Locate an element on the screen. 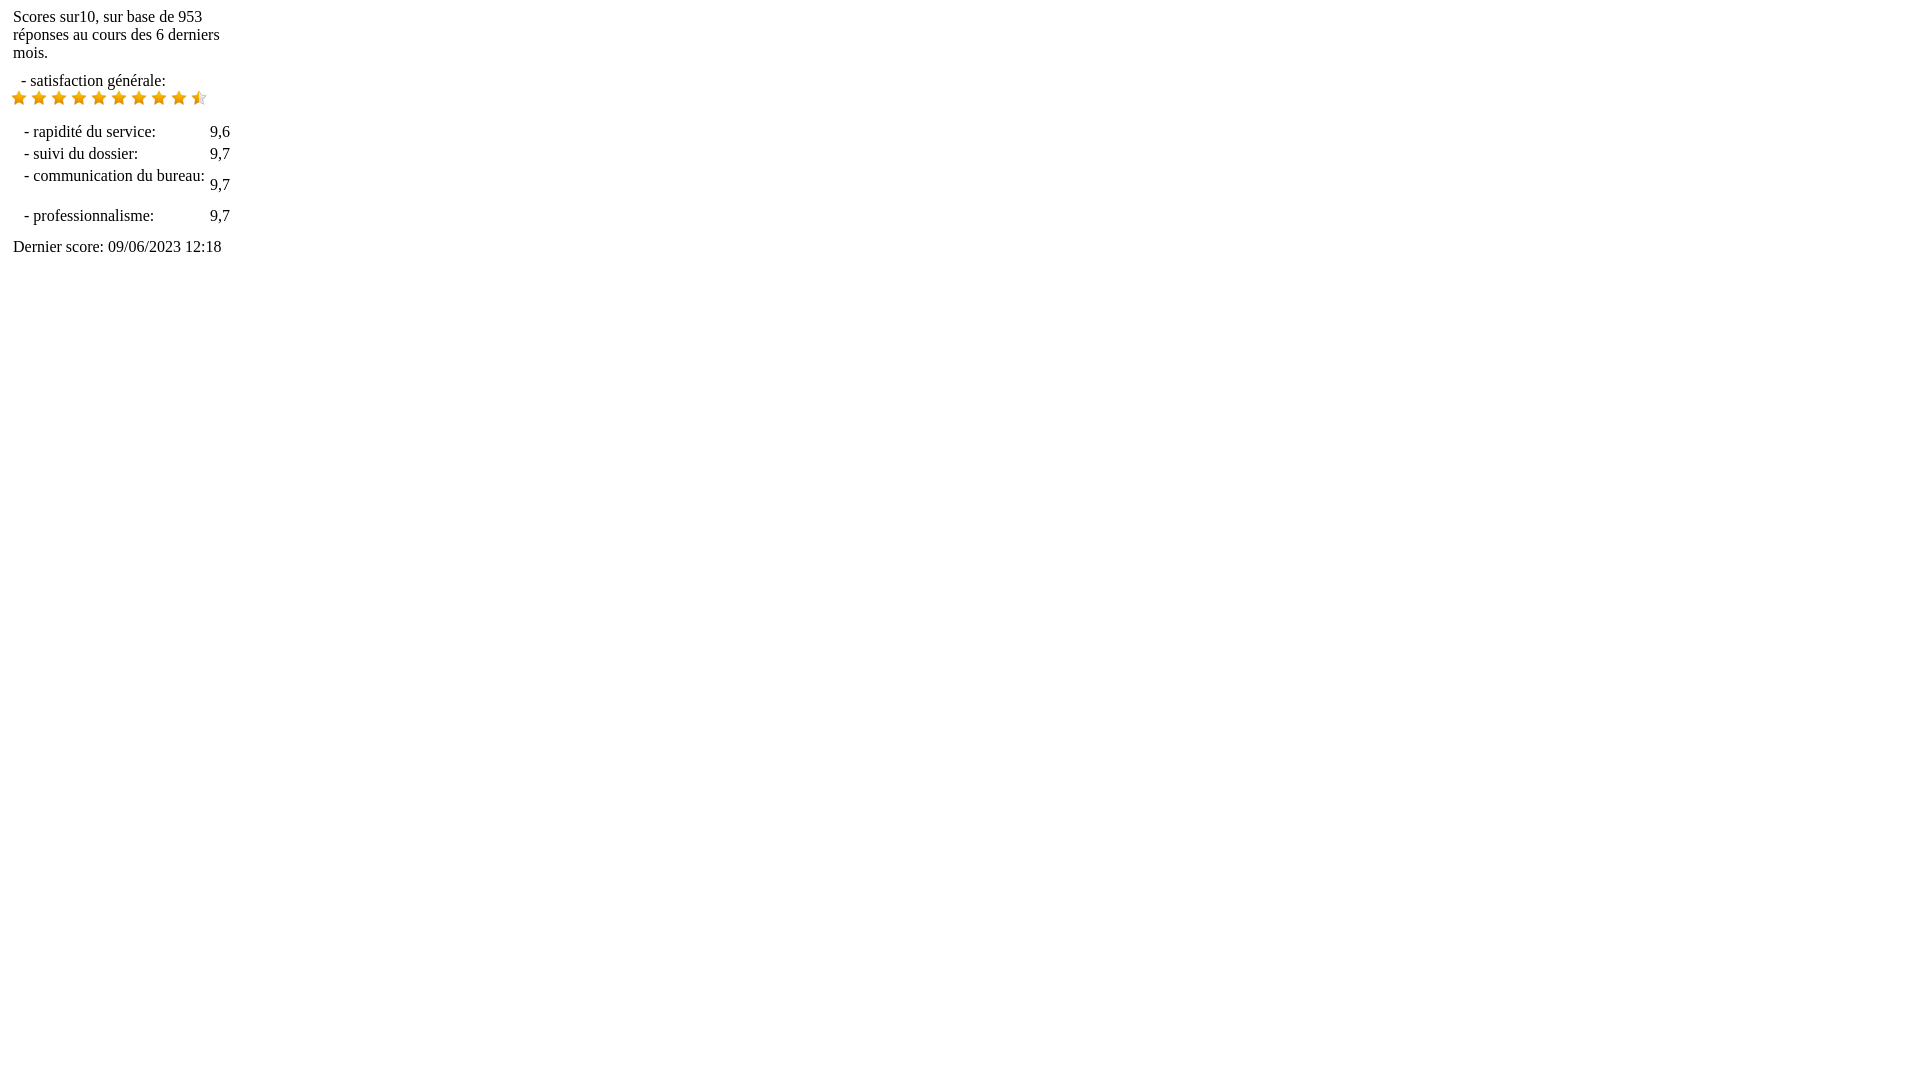 The image size is (1920, 1080). '9.6715634837356' is located at coordinates (157, 97).